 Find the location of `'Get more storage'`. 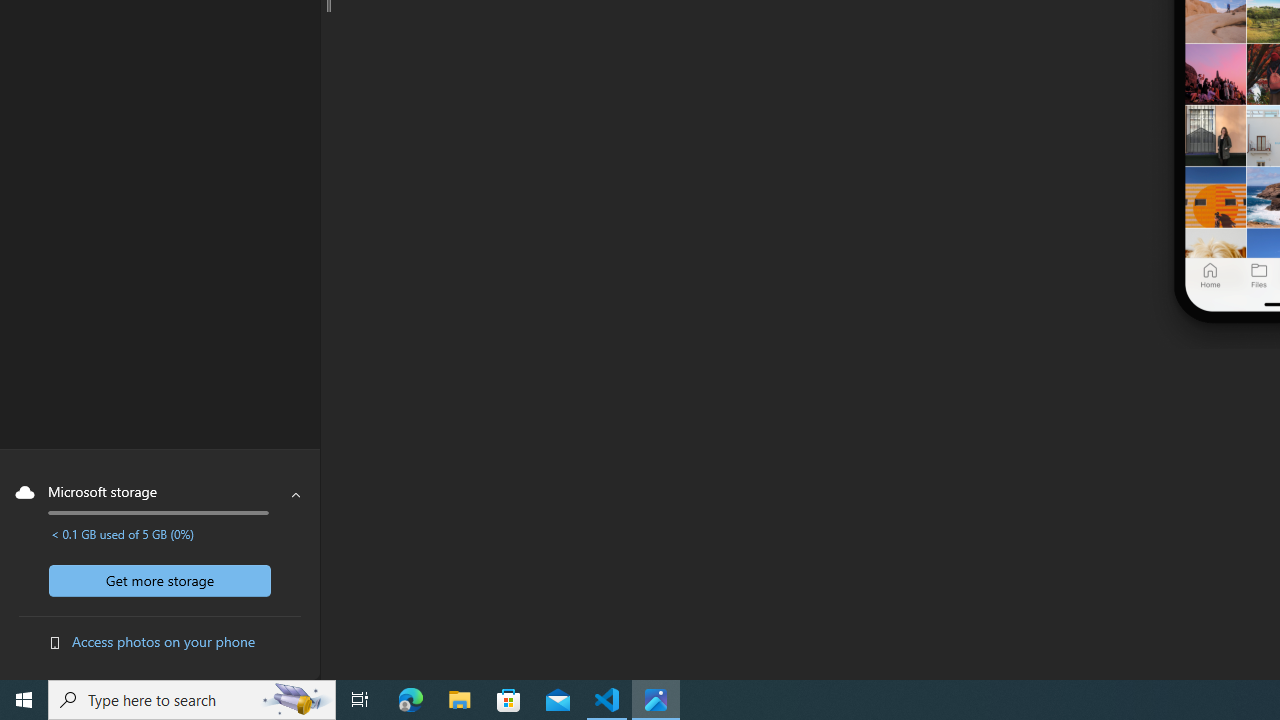

'Get more storage' is located at coordinates (160, 581).